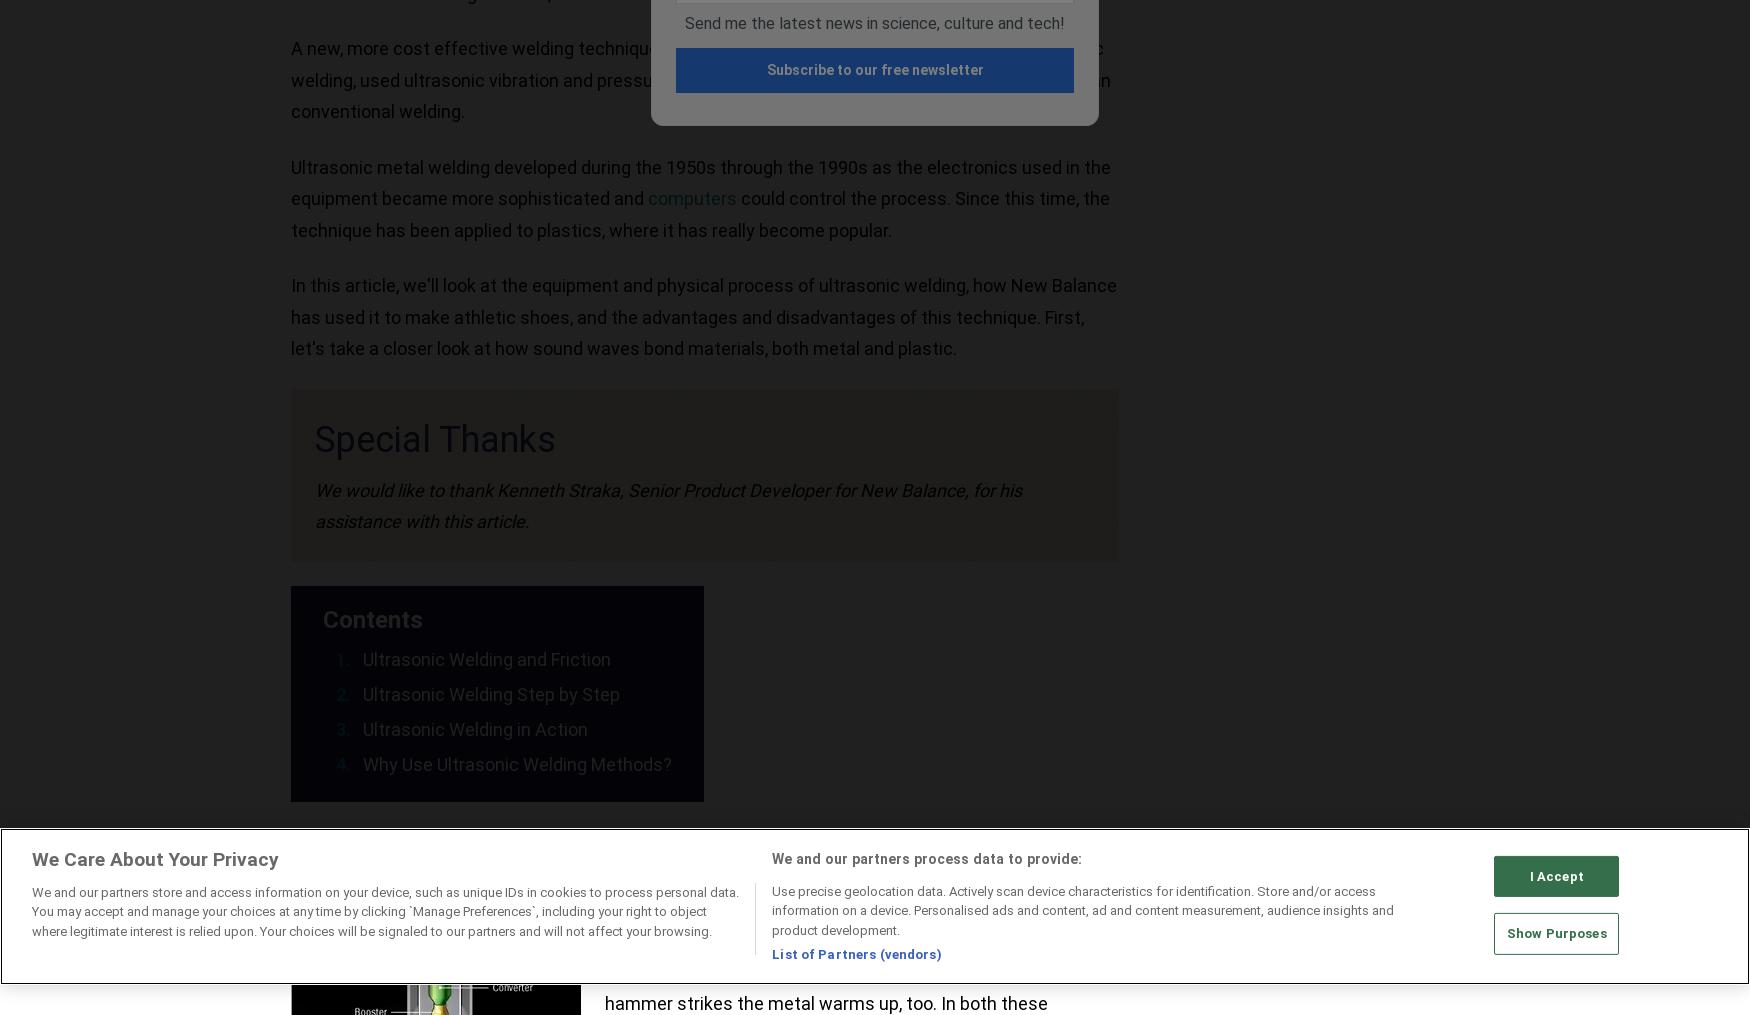  What do you see at coordinates (647, 197) in the screenshot?
I see `'computers'` at bounding box center [647, 197].